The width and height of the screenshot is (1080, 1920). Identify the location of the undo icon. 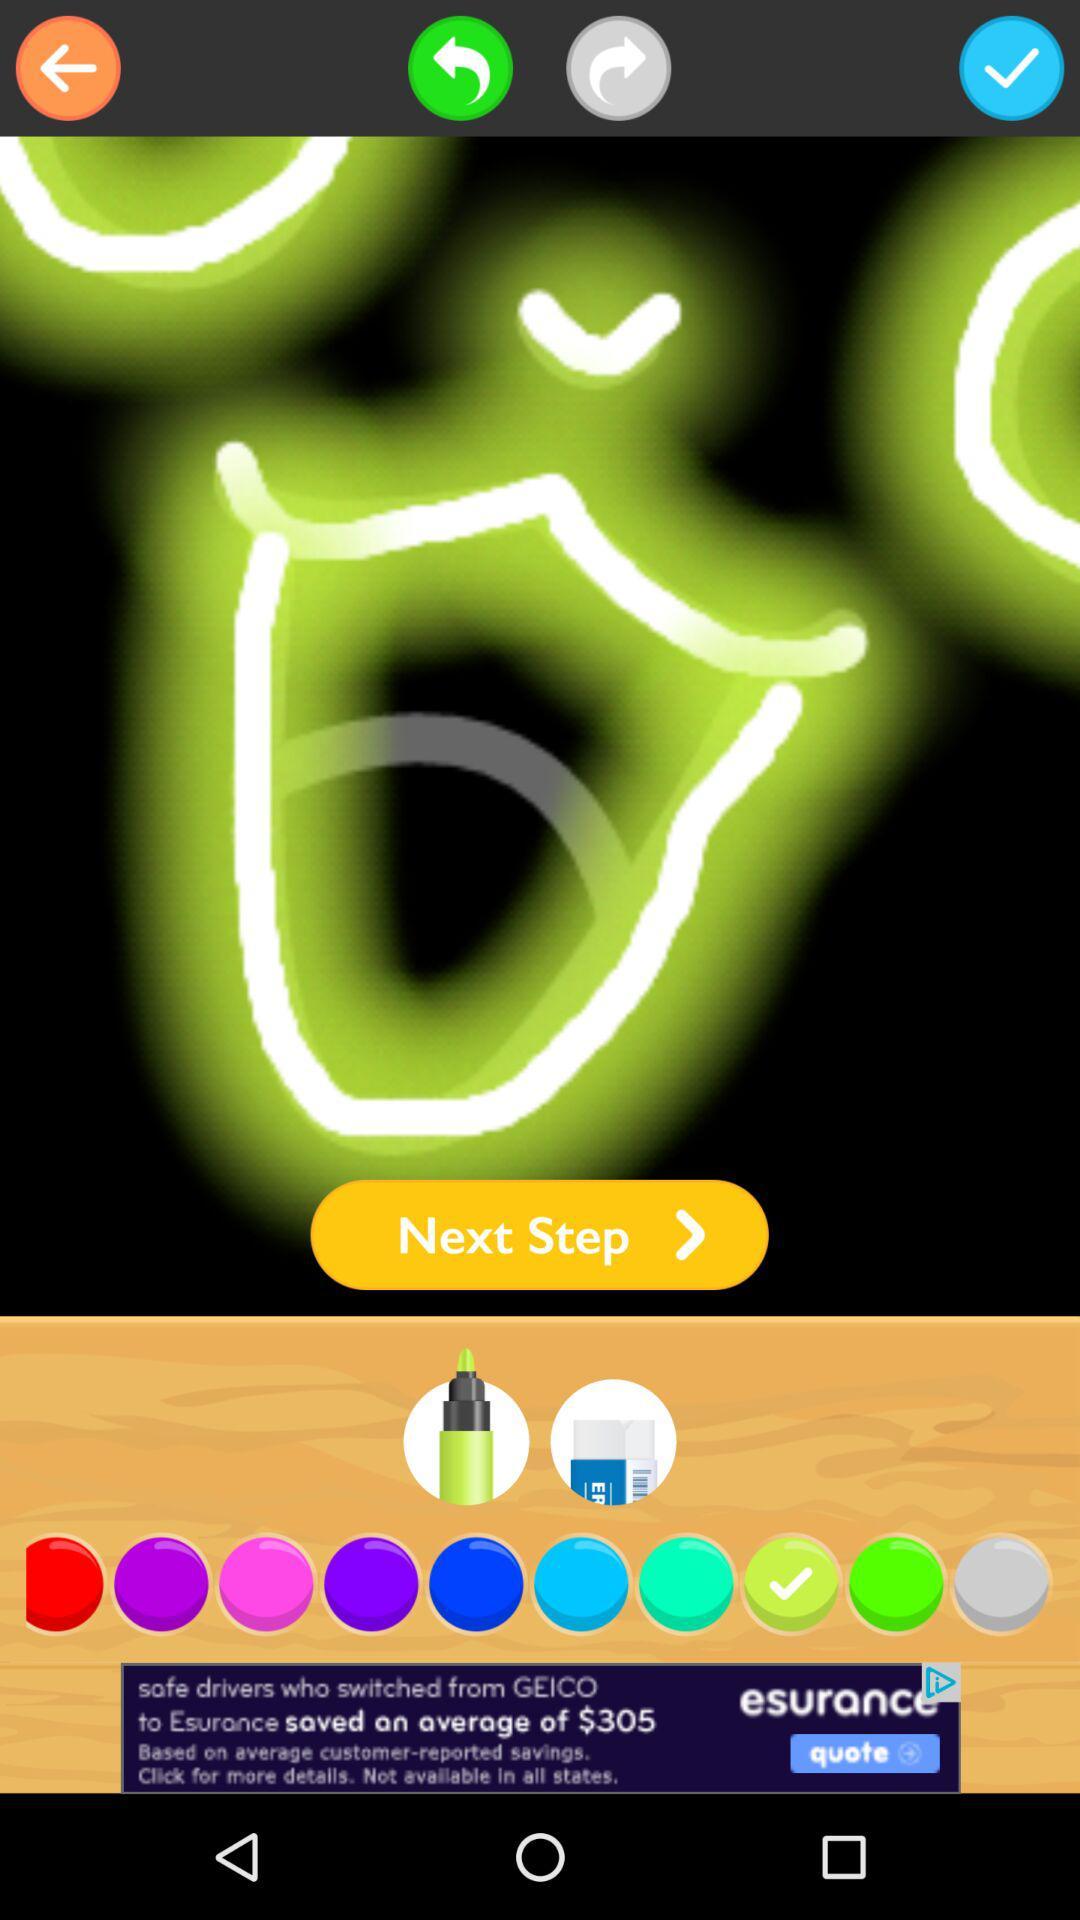
(460, 68).